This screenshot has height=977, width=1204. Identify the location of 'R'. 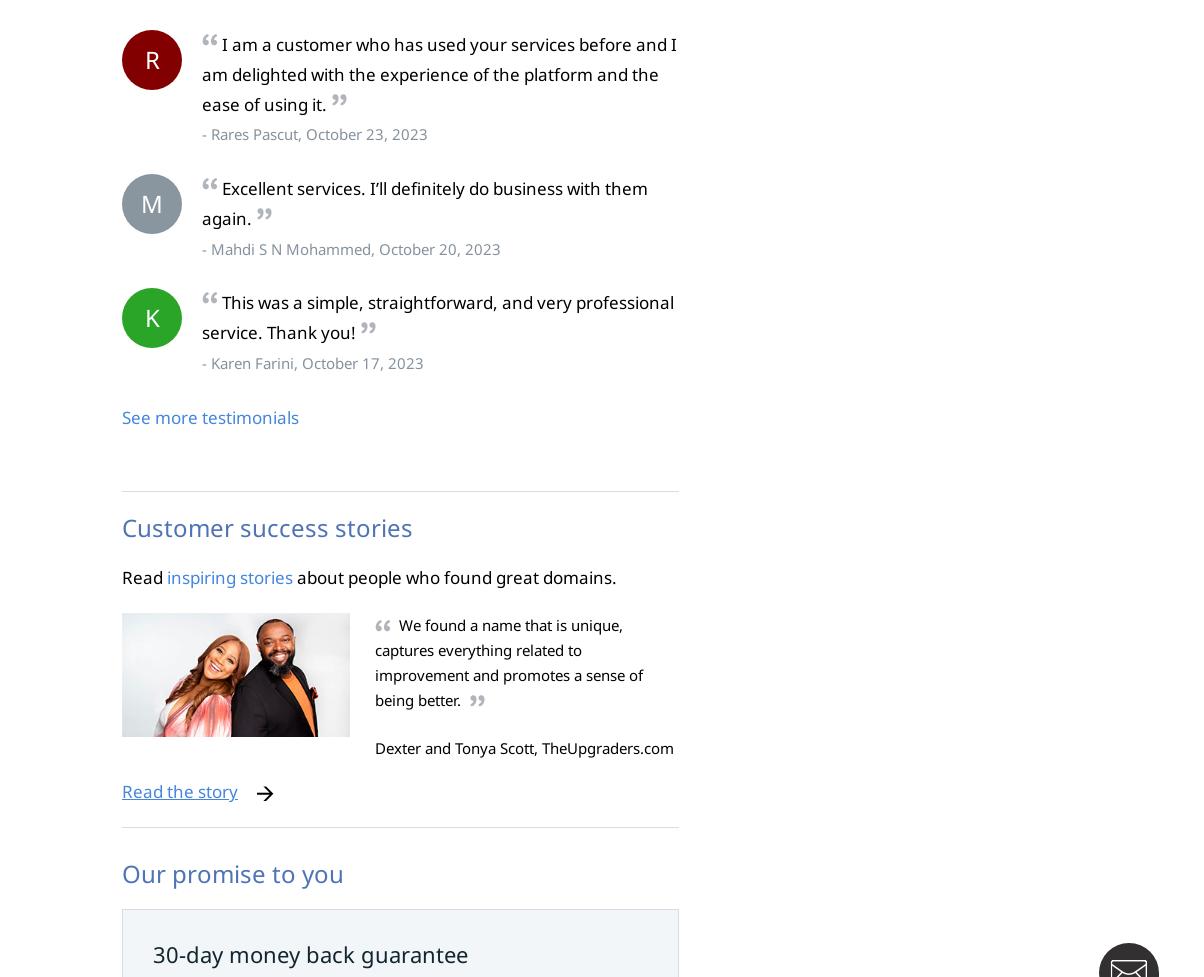
(151, 59).